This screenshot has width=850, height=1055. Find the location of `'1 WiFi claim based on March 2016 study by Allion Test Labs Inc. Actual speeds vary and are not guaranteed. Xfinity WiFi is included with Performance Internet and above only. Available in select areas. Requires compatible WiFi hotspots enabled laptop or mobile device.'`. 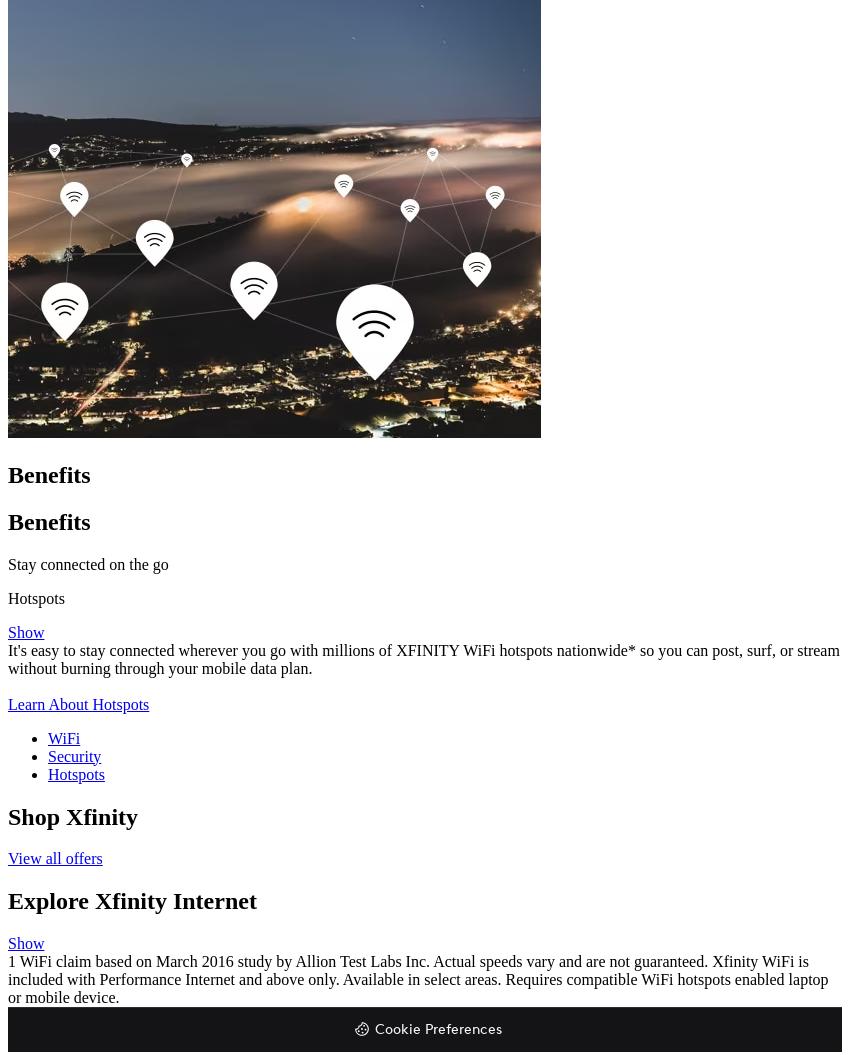

'1 WiFi claim based on March 2016 study by Allion Test Labs Inc. Actual speeds vary and are not guaranteed. Xfinity WiFi is included with Performance Internet and above only. Available in select areas. Requires compatible WiFi hotspots enabled laptop or mobile device.' is located at coordinates (418, 979).